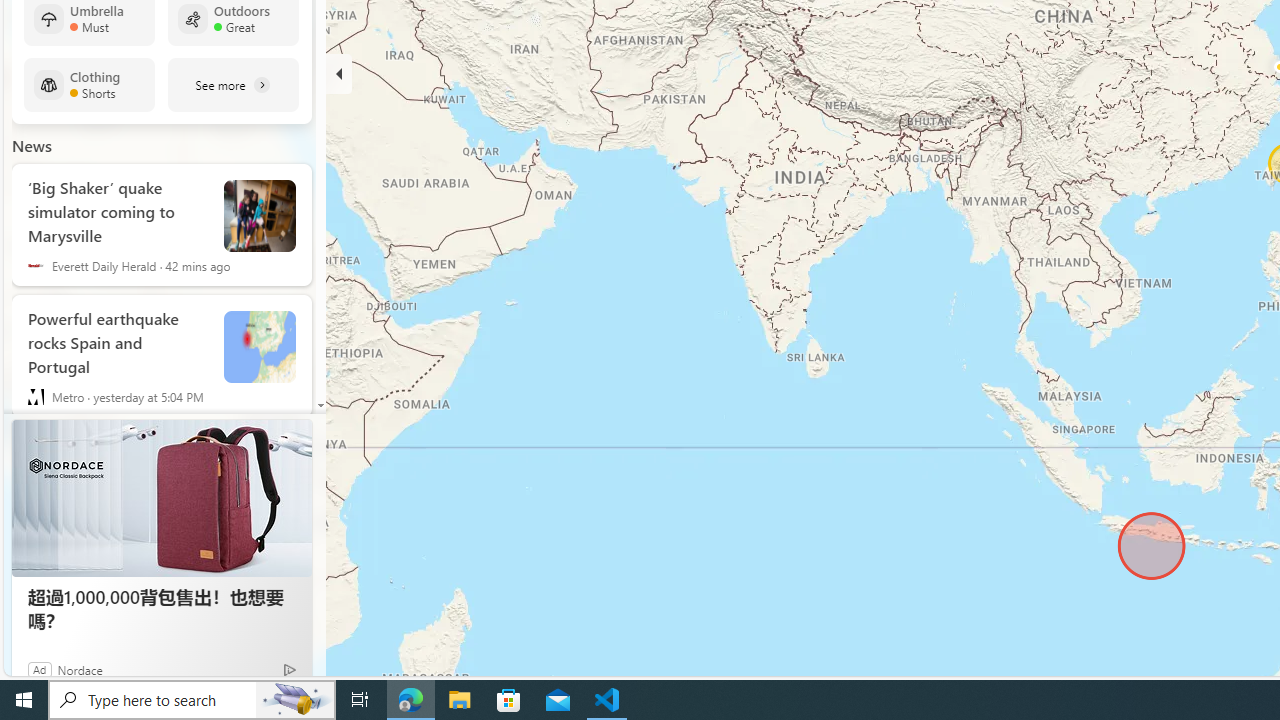 The width and height of the screenshot is (1280, 720). I want to click on 'Clothing Shorts', so click(88, 84).